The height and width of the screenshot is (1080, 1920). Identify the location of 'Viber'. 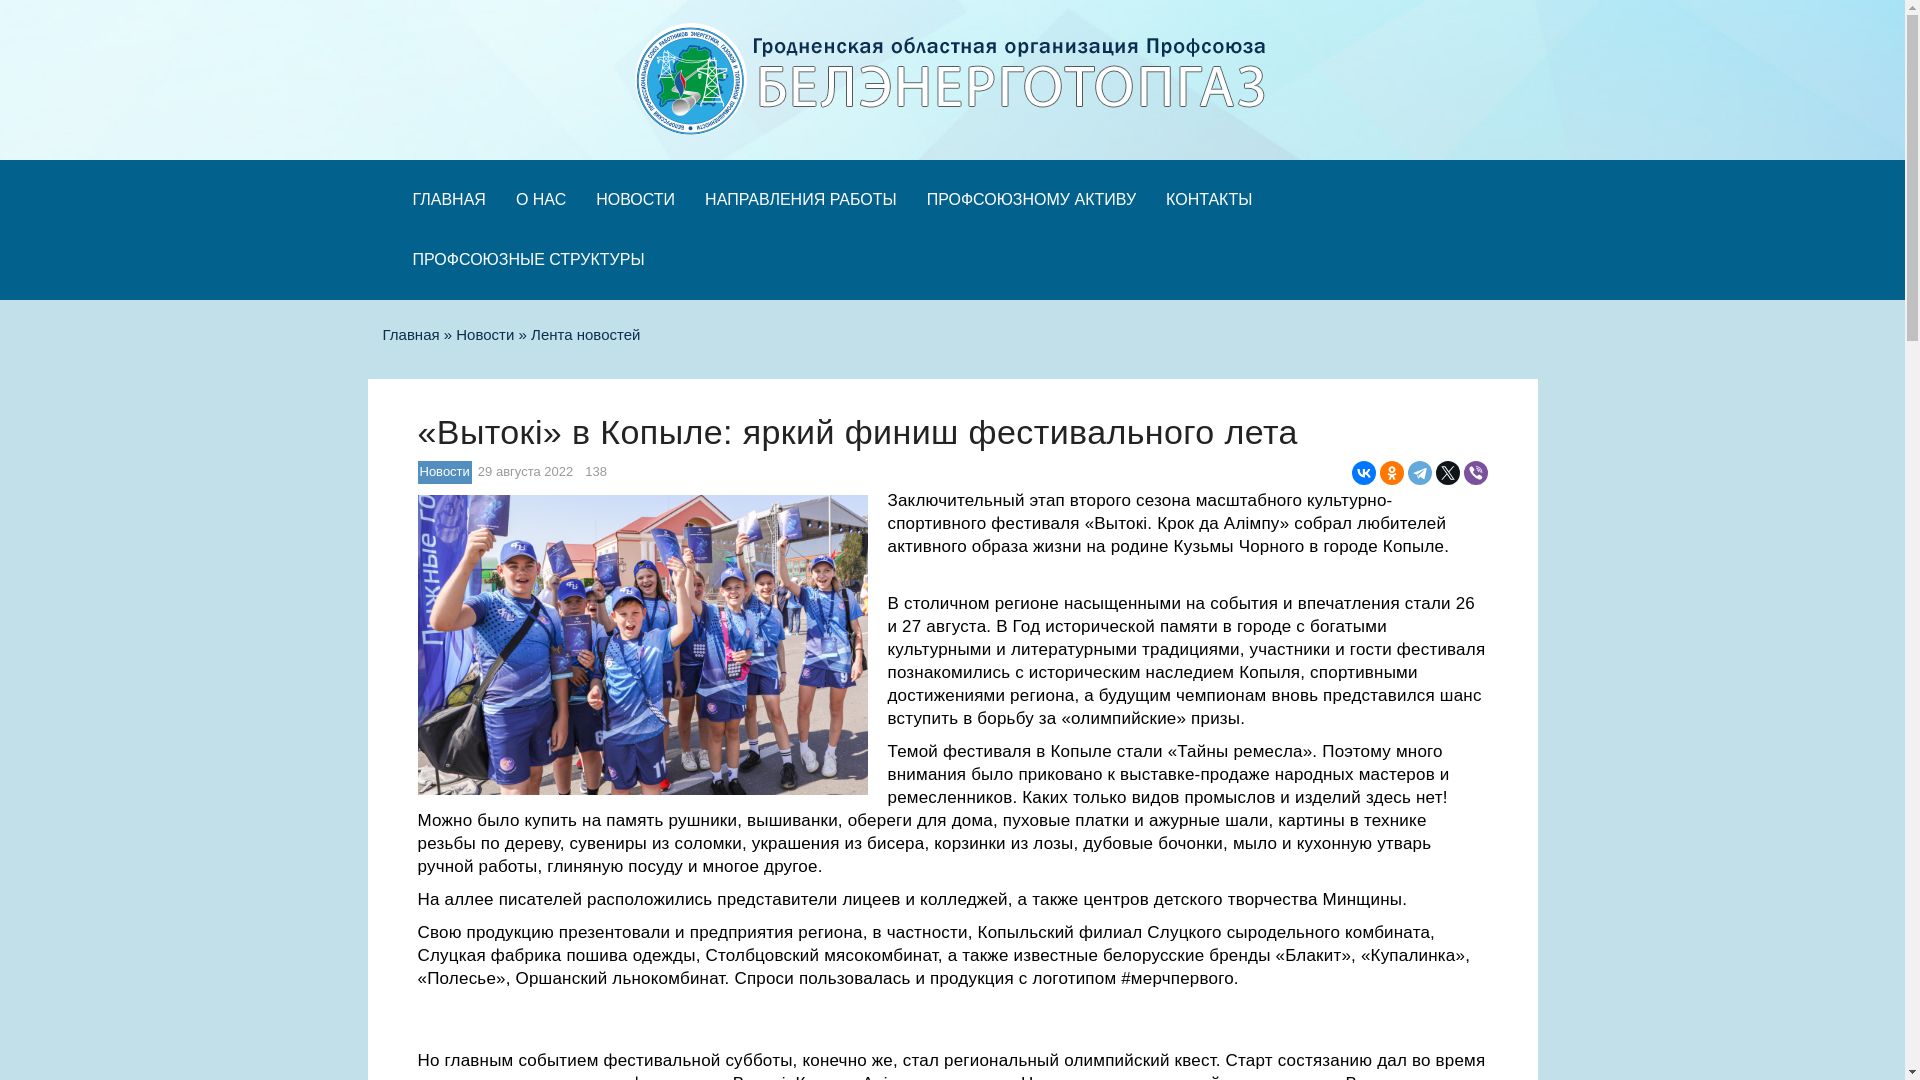
(1464, 473).